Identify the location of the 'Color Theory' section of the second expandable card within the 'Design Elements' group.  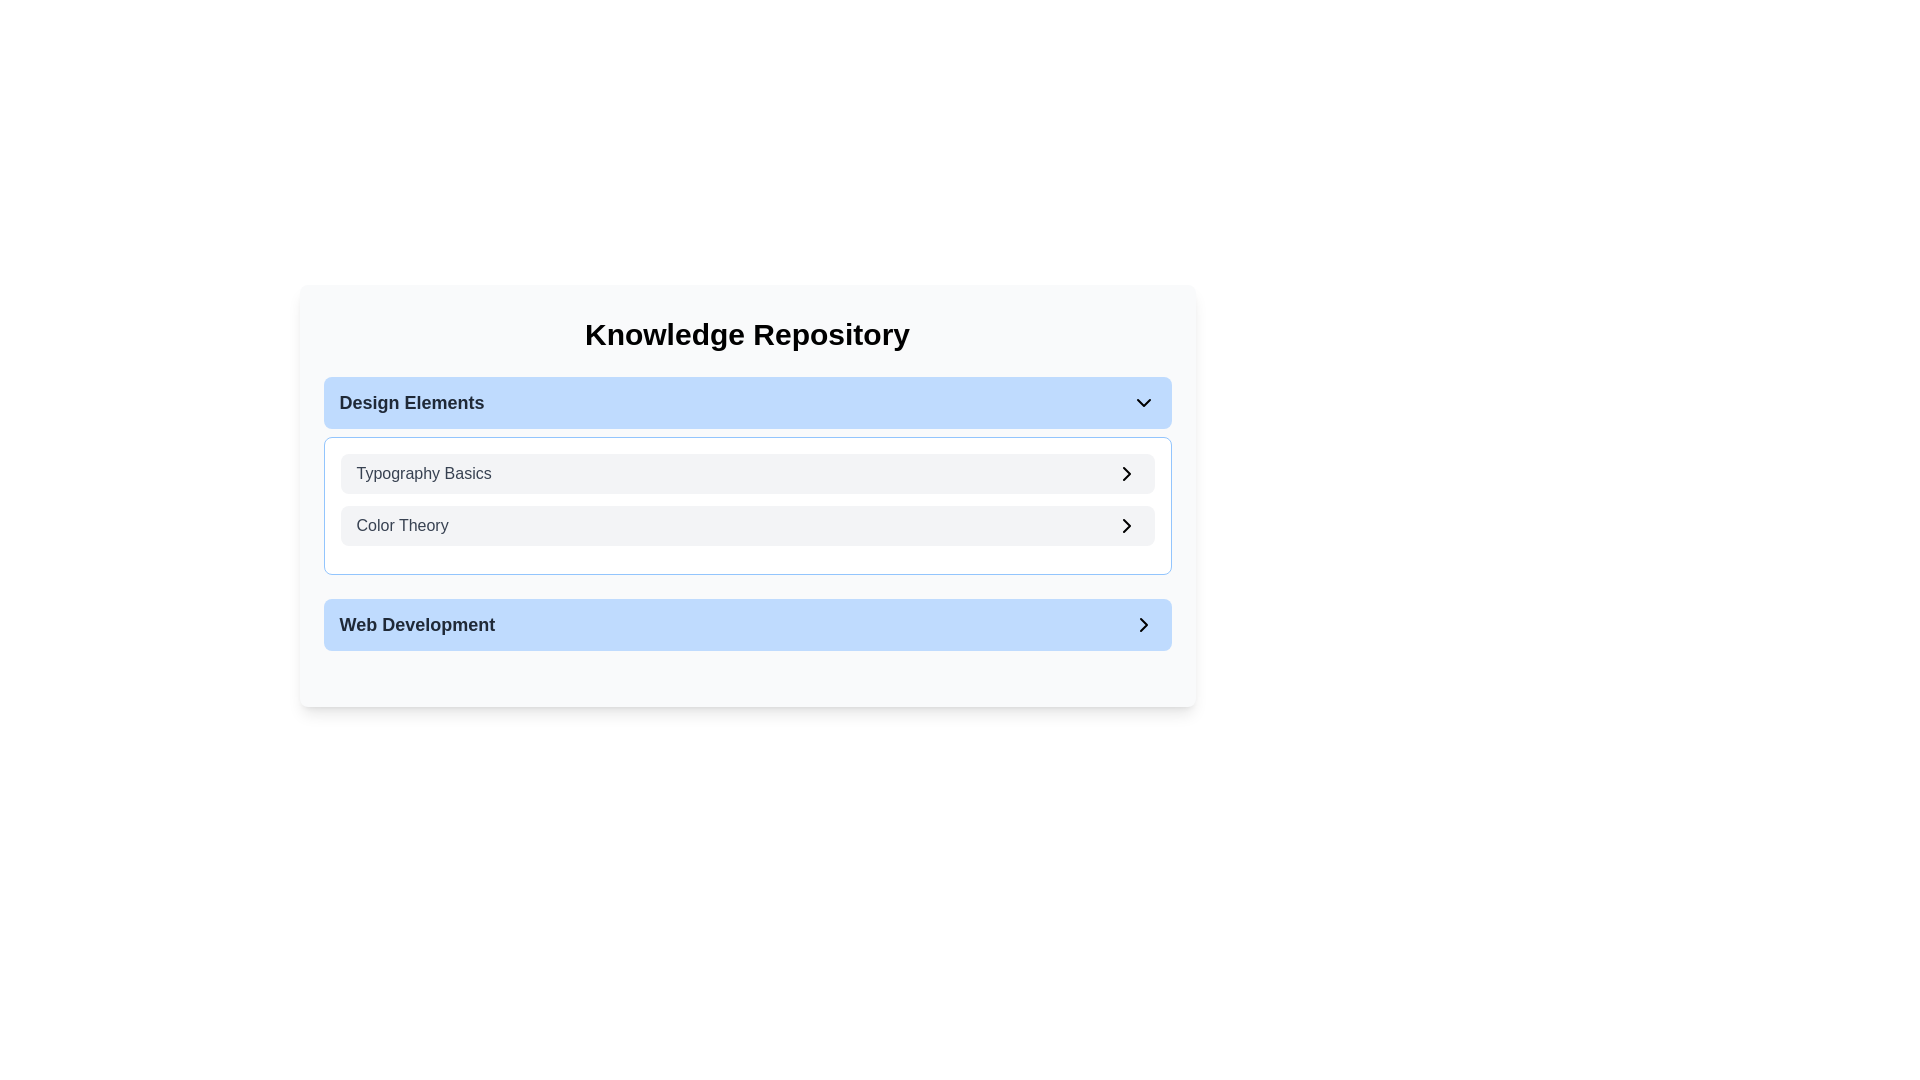
(746, 504).